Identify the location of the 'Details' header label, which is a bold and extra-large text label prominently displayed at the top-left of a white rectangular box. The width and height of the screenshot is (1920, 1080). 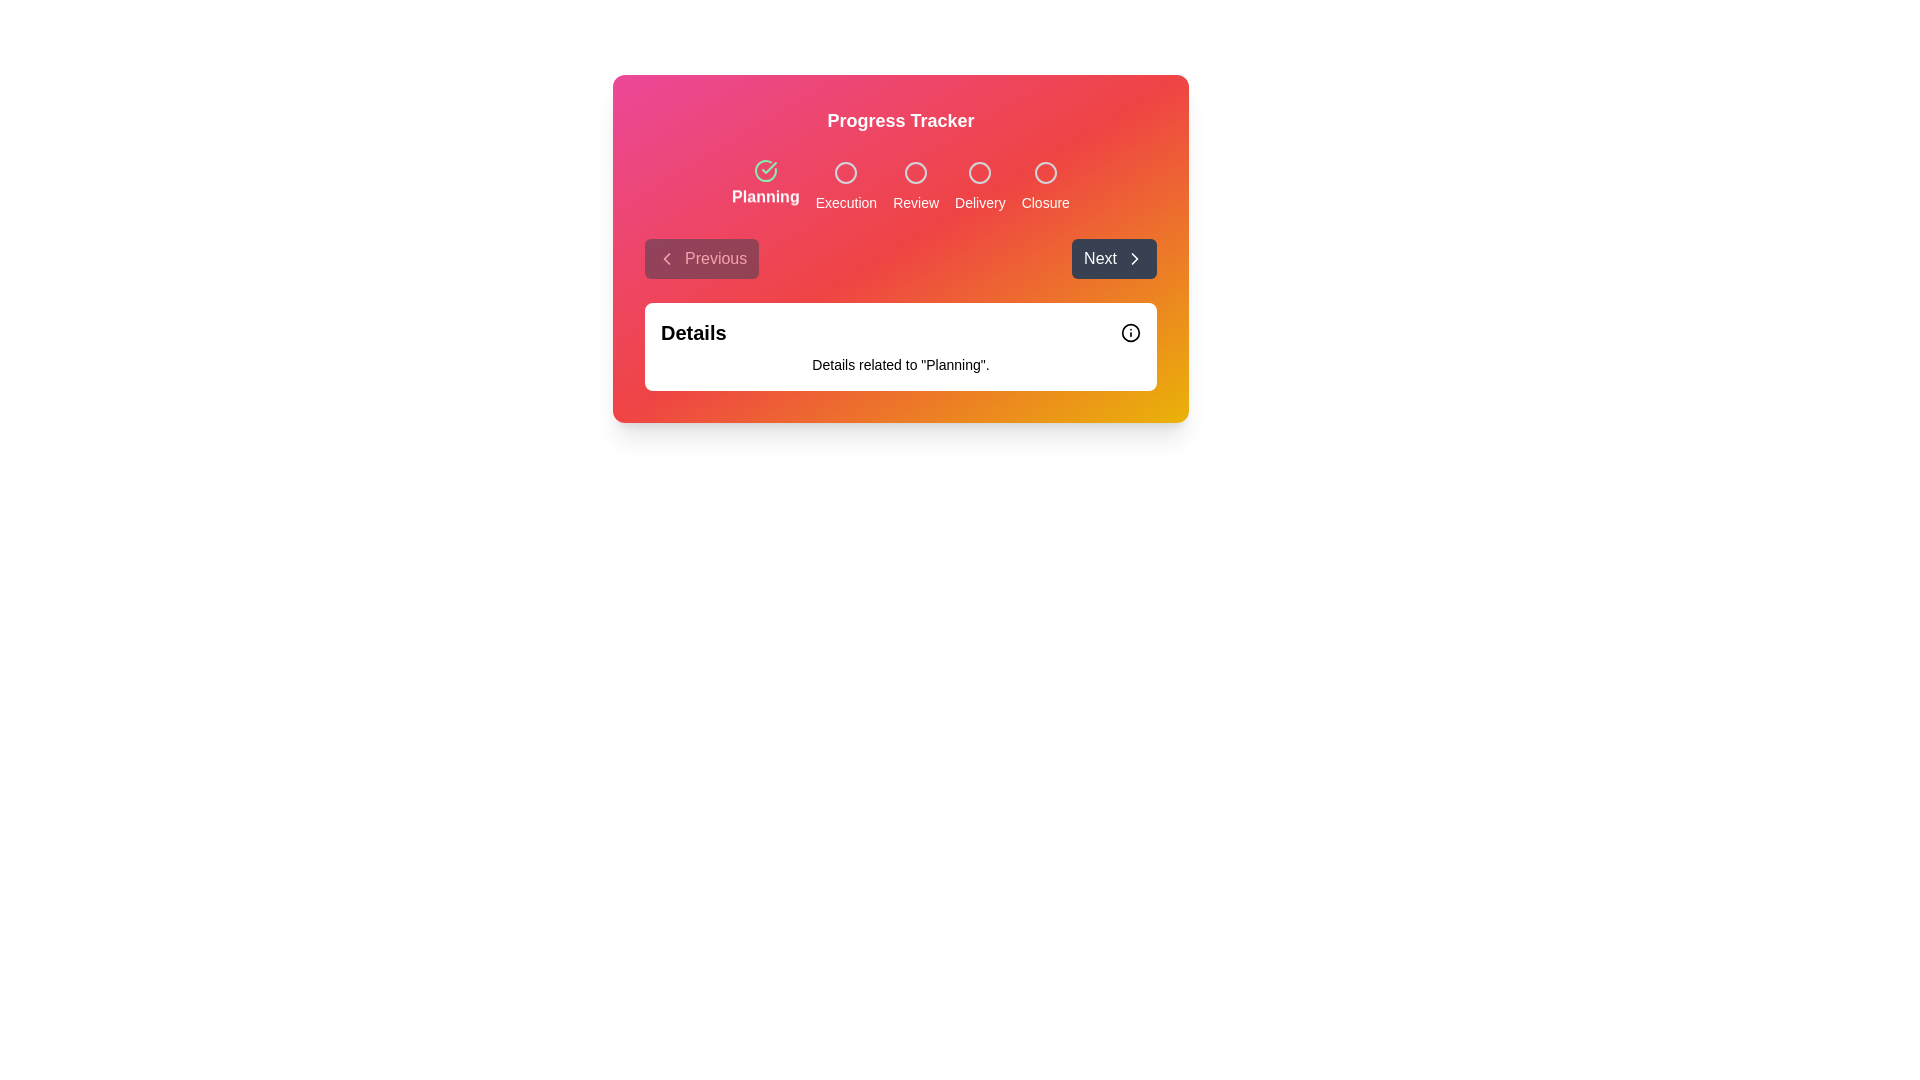
(693, 331).